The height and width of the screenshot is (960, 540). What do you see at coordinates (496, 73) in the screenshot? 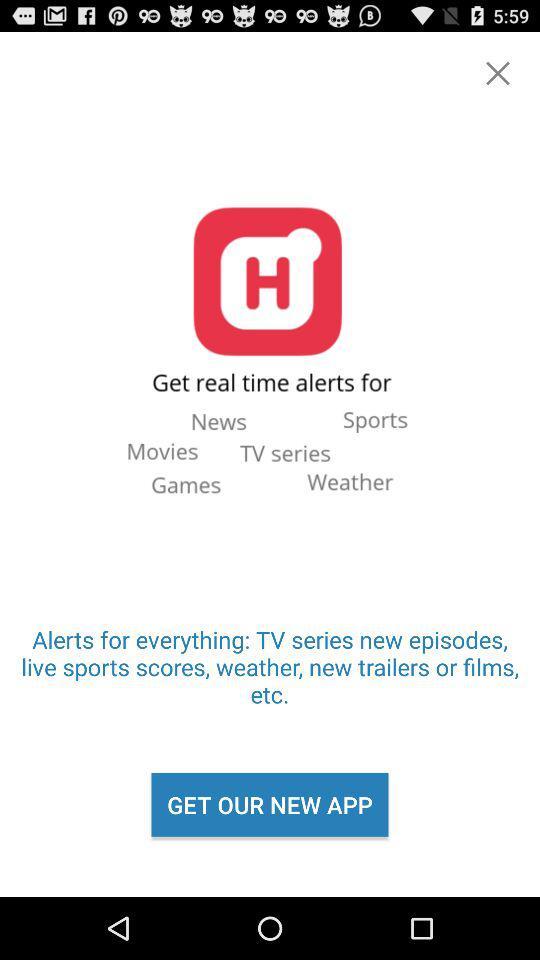
I see `an x icon for backing out or closing the page and or app` at bounding box center [496, 73].